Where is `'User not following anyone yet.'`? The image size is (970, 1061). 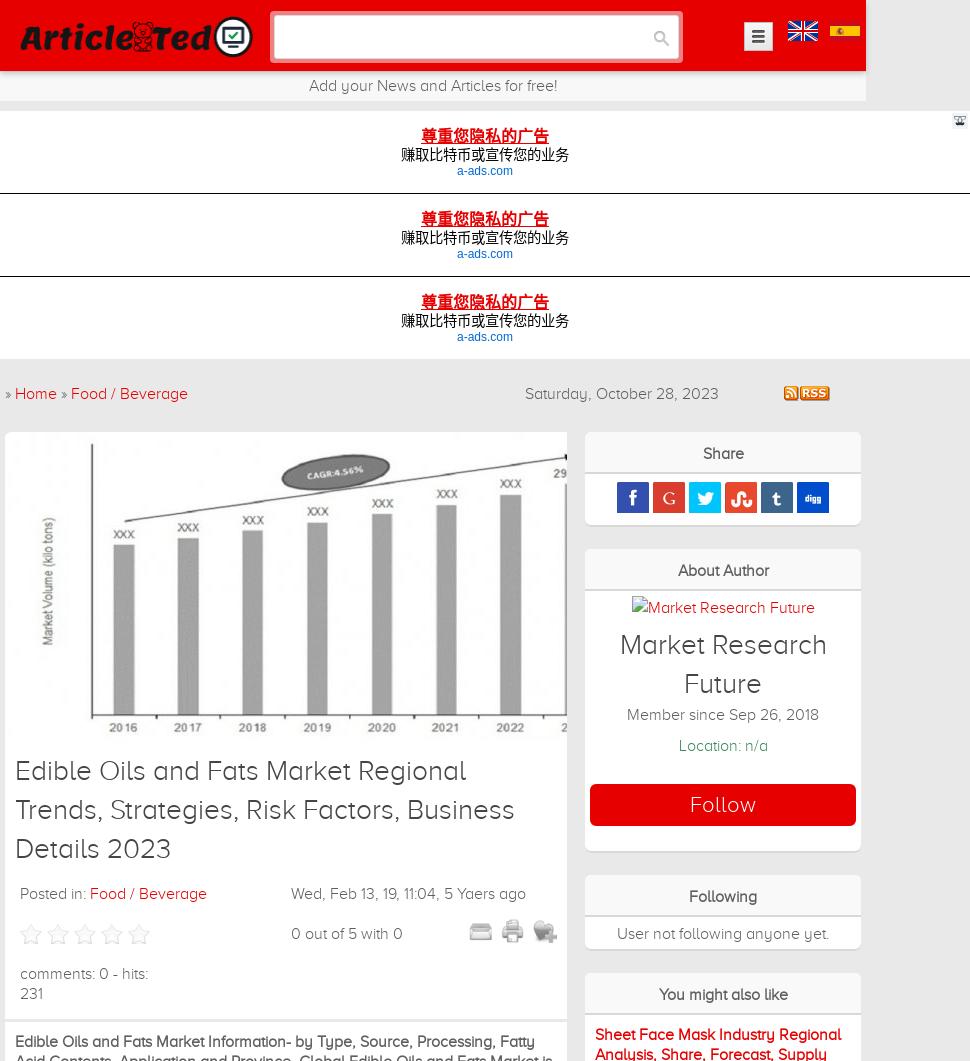
'User not following anyone yet.' is located at coordinates (722, 932).